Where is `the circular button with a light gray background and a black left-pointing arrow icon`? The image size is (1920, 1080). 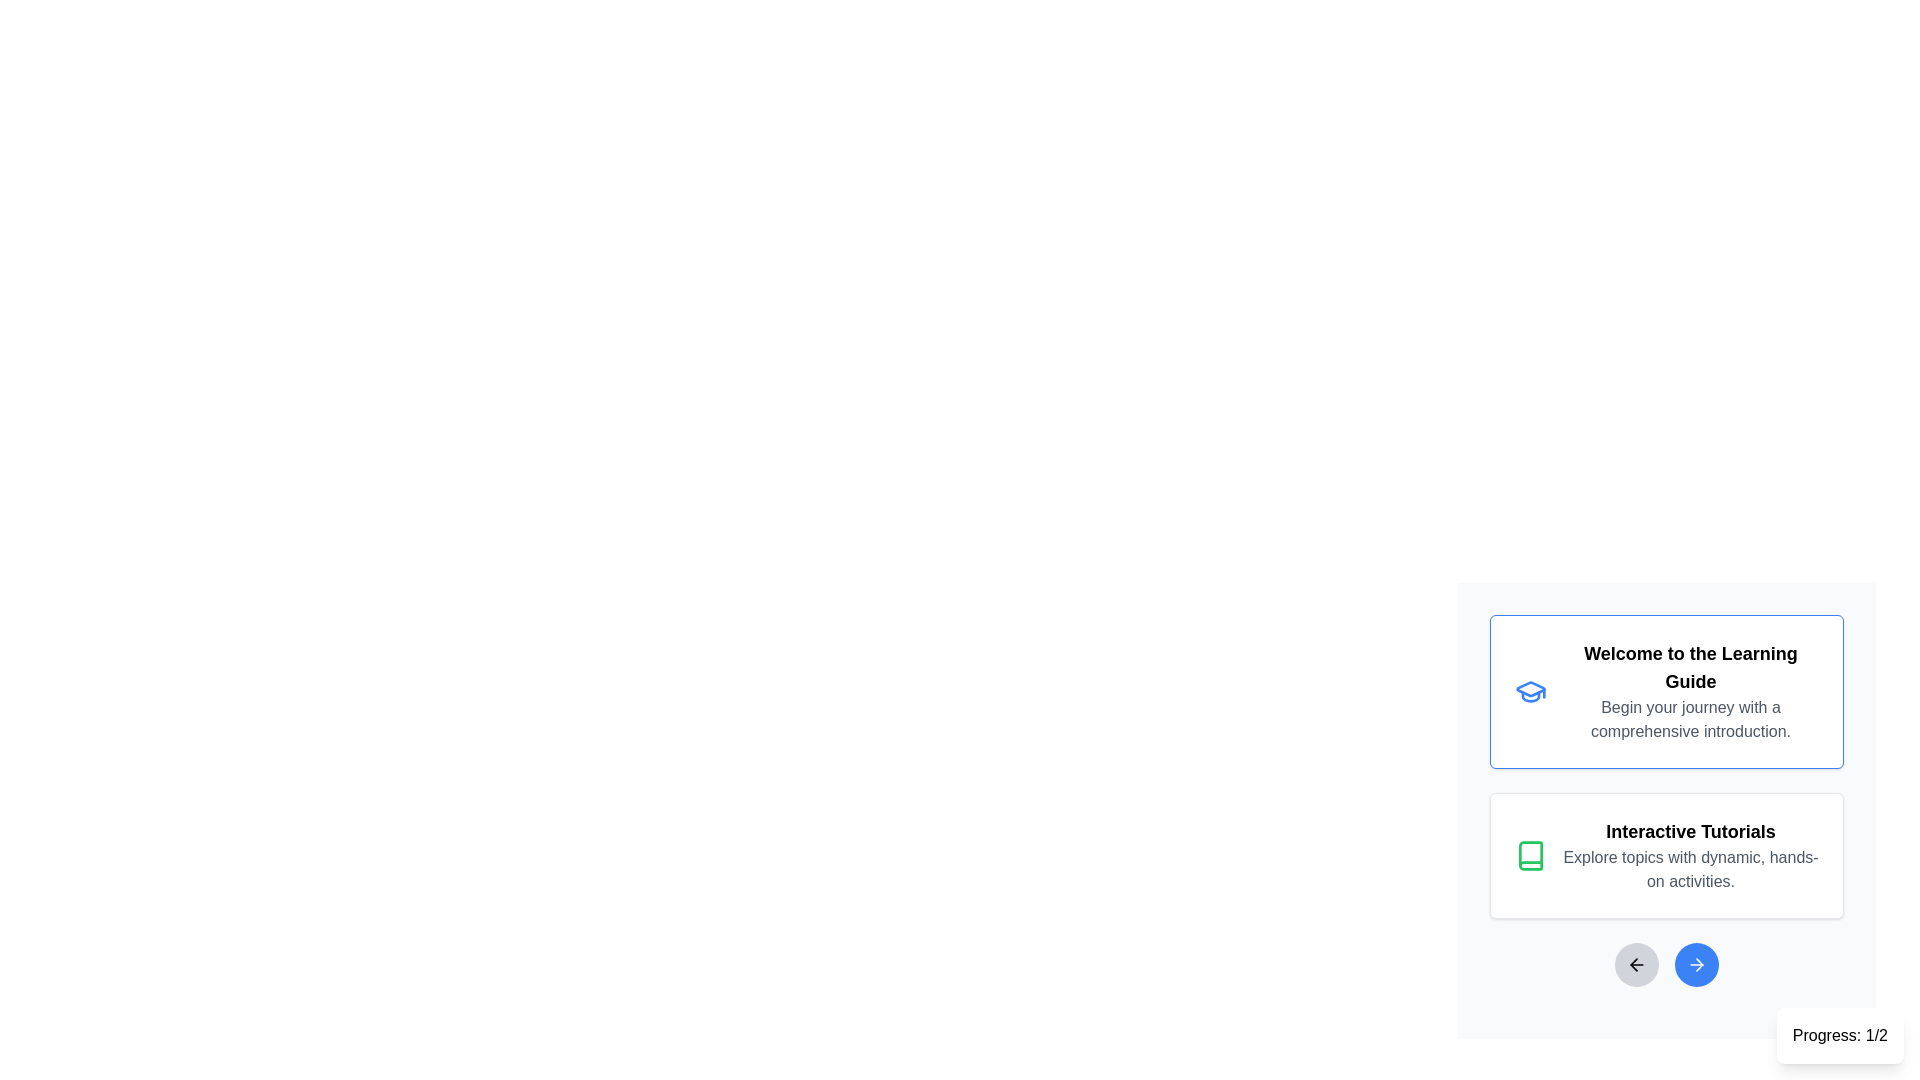
the circular button with a light gray background and a black left-pointing arrow icon is located at coordinates (1636, 963).